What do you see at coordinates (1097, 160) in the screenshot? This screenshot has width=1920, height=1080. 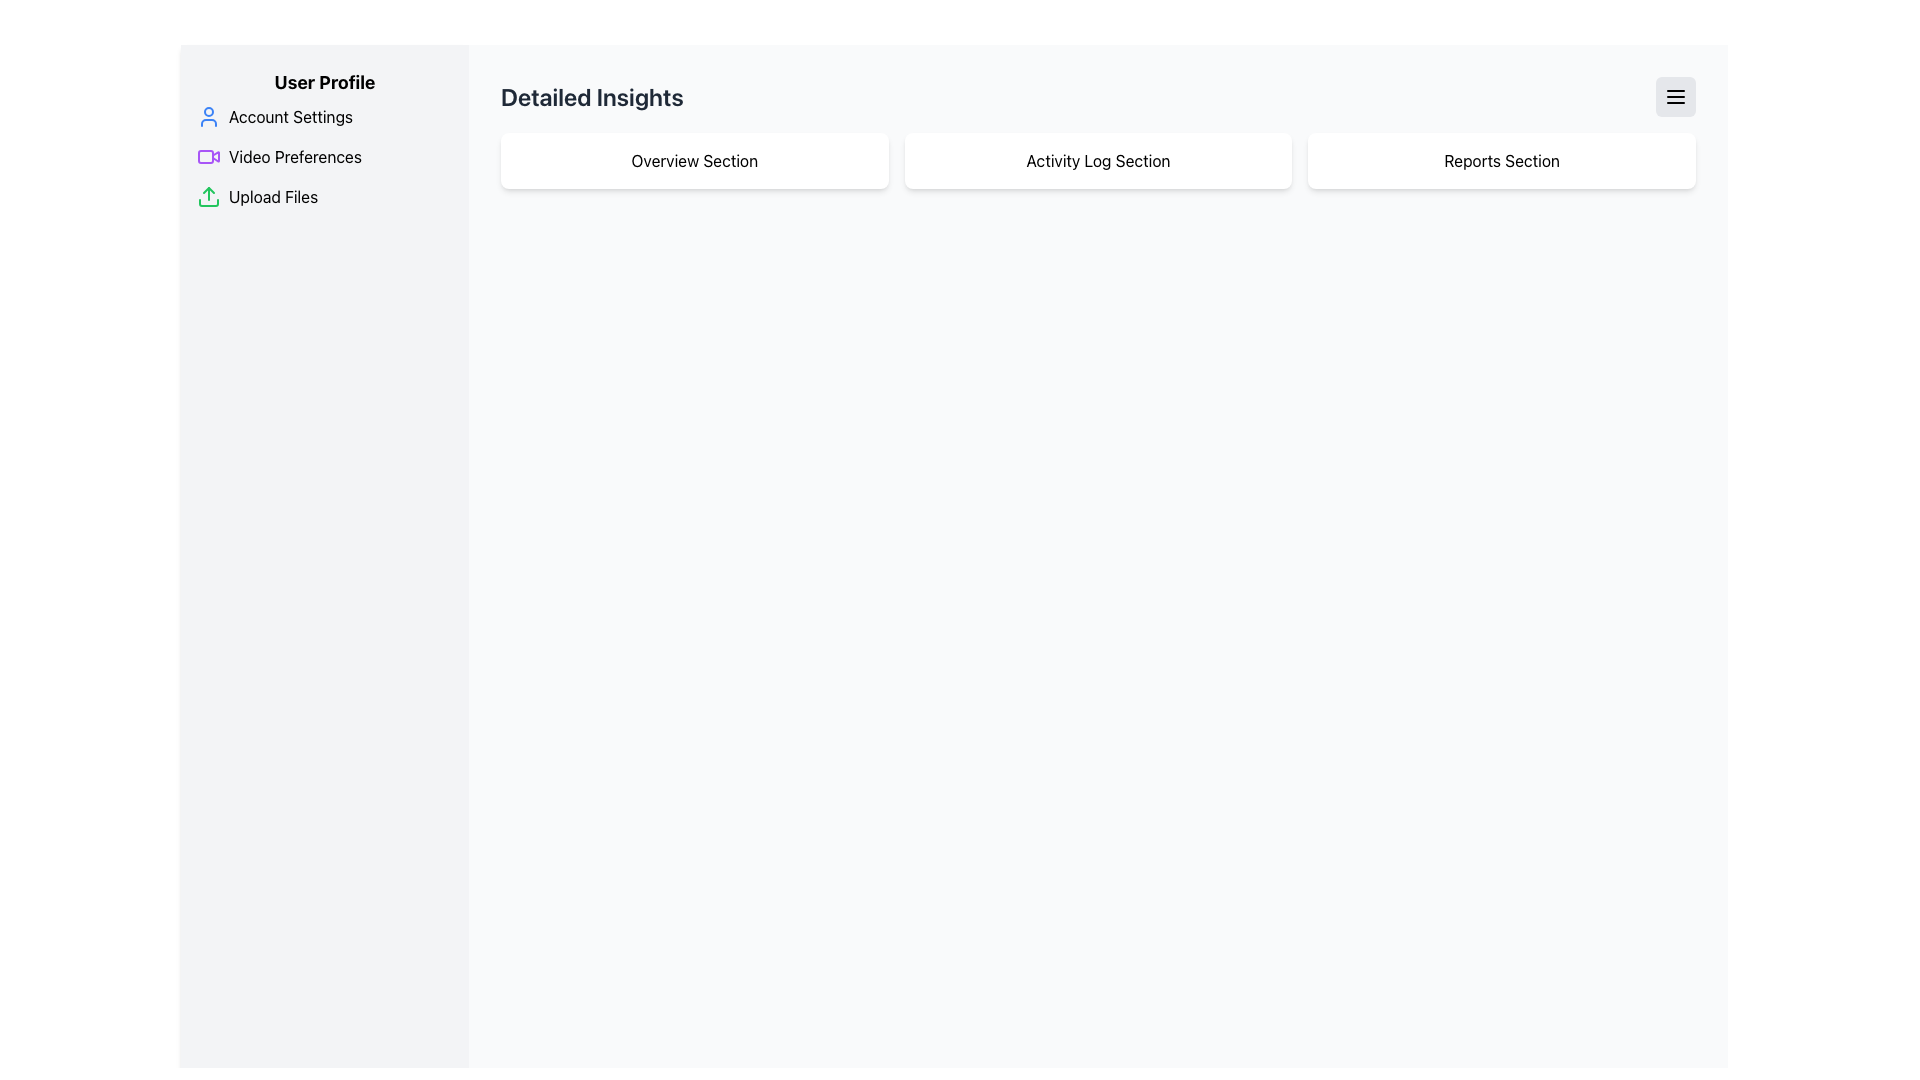 I see `the 'Activity Log Section', which is the second rectangular interactive section with a white background and rounded corners, located between the 'Overview Section' and 'Reports Section' under the 'Detailed Insights' header` at bounding box center [1097, 160].